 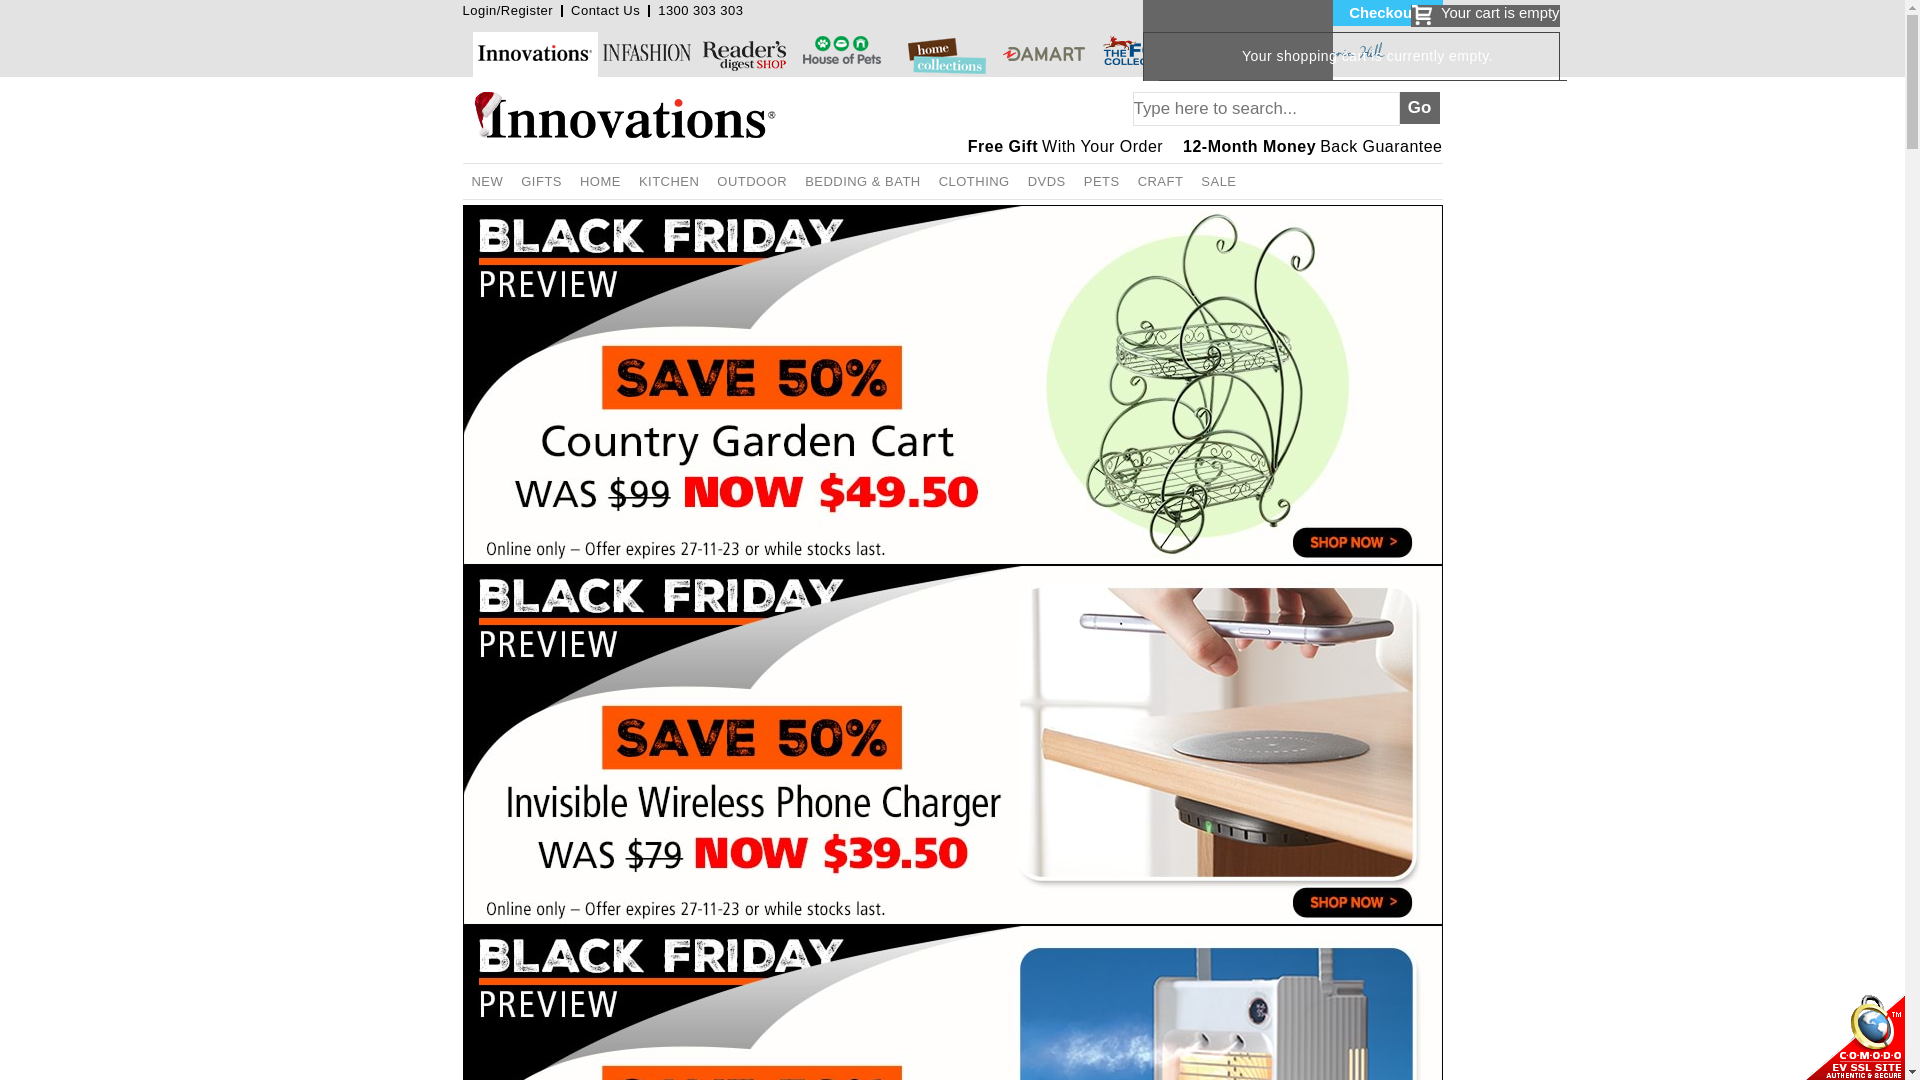 What do you see at coordinates (460, 181) in the screenshot?
I see `'NEW'` at bounding box center [460, 181].